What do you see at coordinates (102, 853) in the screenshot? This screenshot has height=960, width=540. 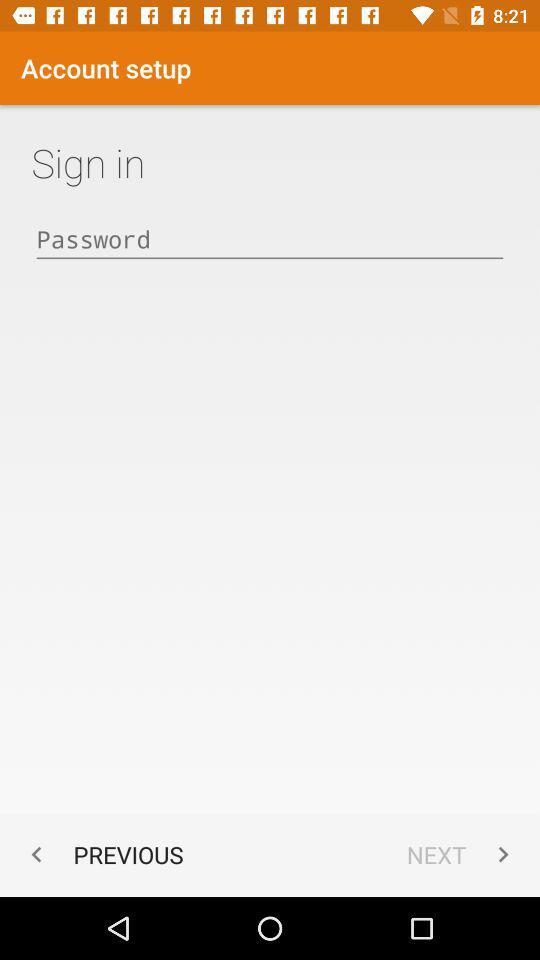 I see `the app next to next icon` at bounding box center [102, 853].